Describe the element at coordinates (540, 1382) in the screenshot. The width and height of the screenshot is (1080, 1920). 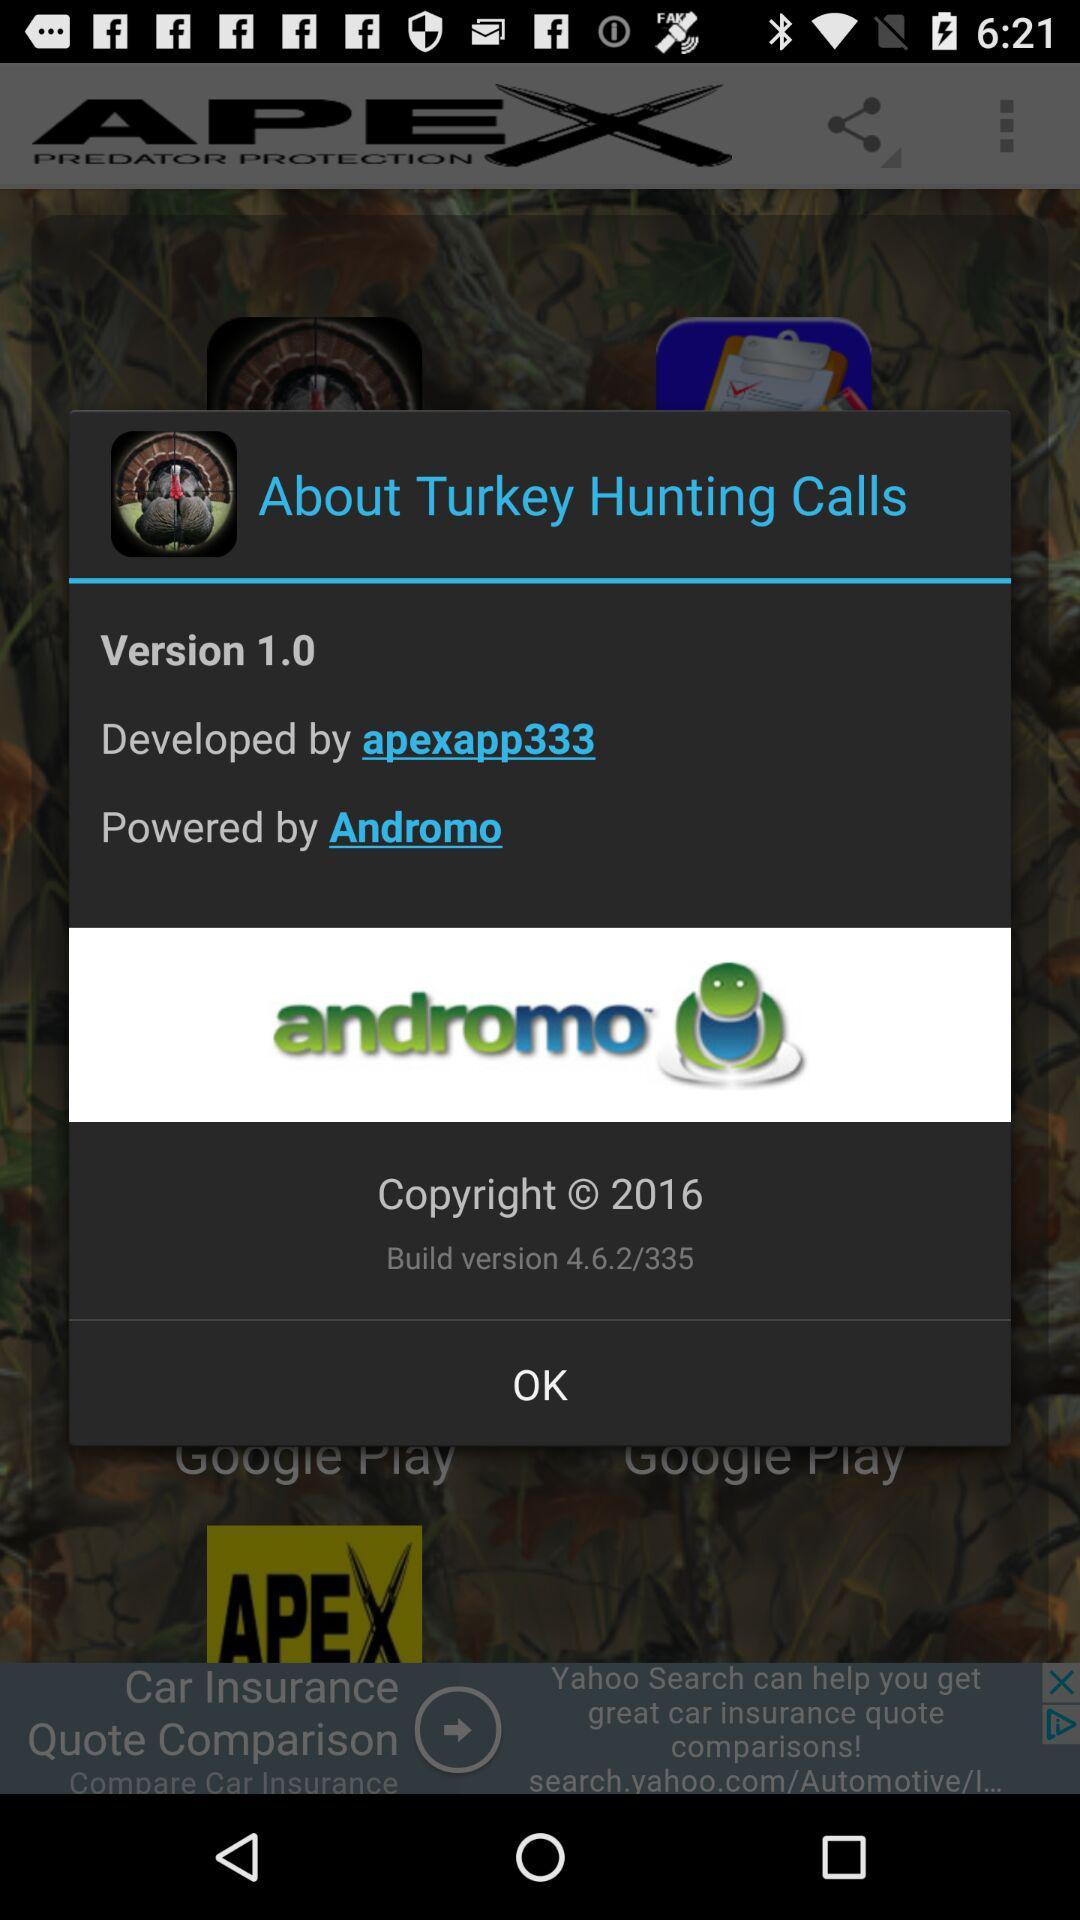
I see `the button at the bottom` at that location.